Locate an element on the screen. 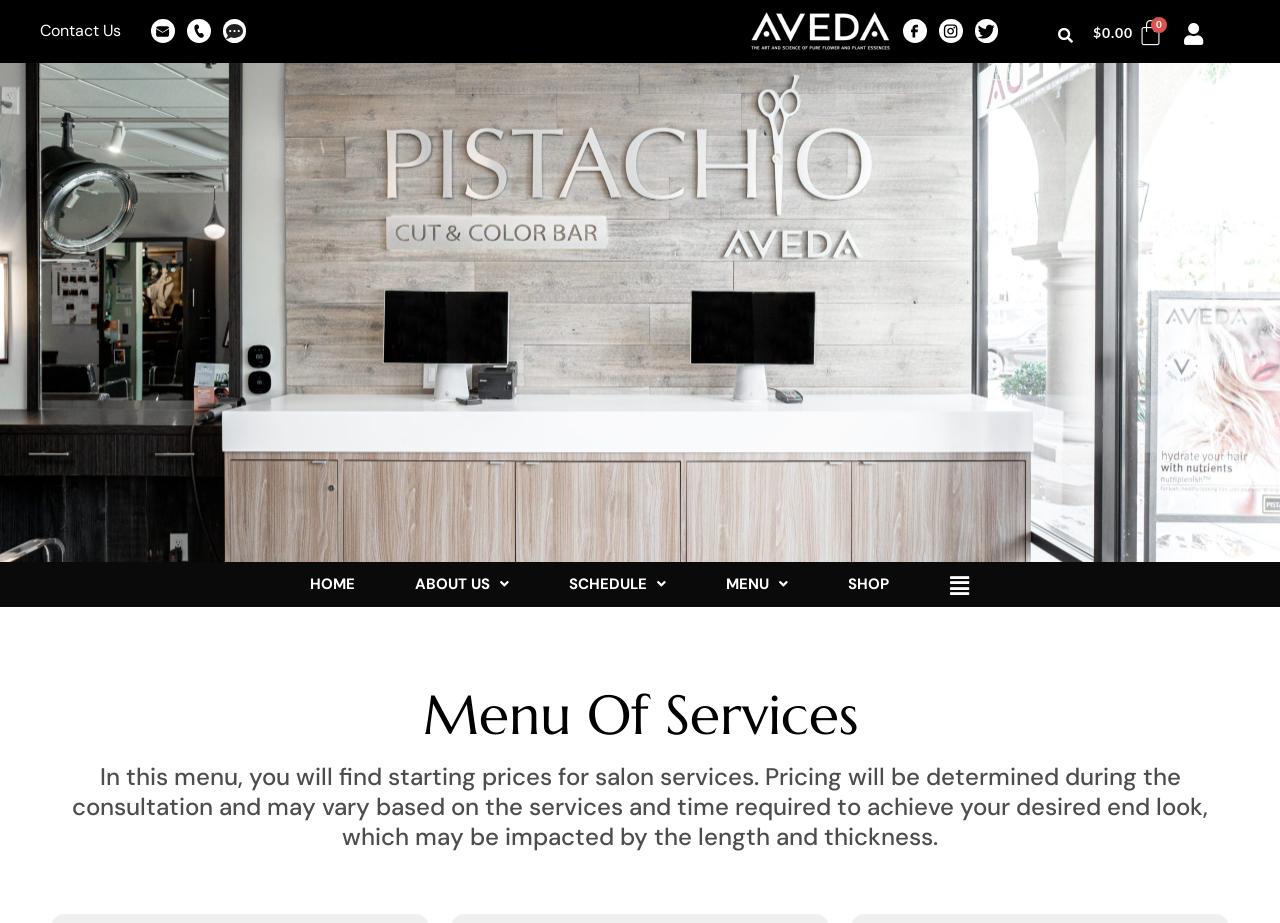 This screenshot has height=923, width=1280. 'Education' is located at coordinates (471, 719).